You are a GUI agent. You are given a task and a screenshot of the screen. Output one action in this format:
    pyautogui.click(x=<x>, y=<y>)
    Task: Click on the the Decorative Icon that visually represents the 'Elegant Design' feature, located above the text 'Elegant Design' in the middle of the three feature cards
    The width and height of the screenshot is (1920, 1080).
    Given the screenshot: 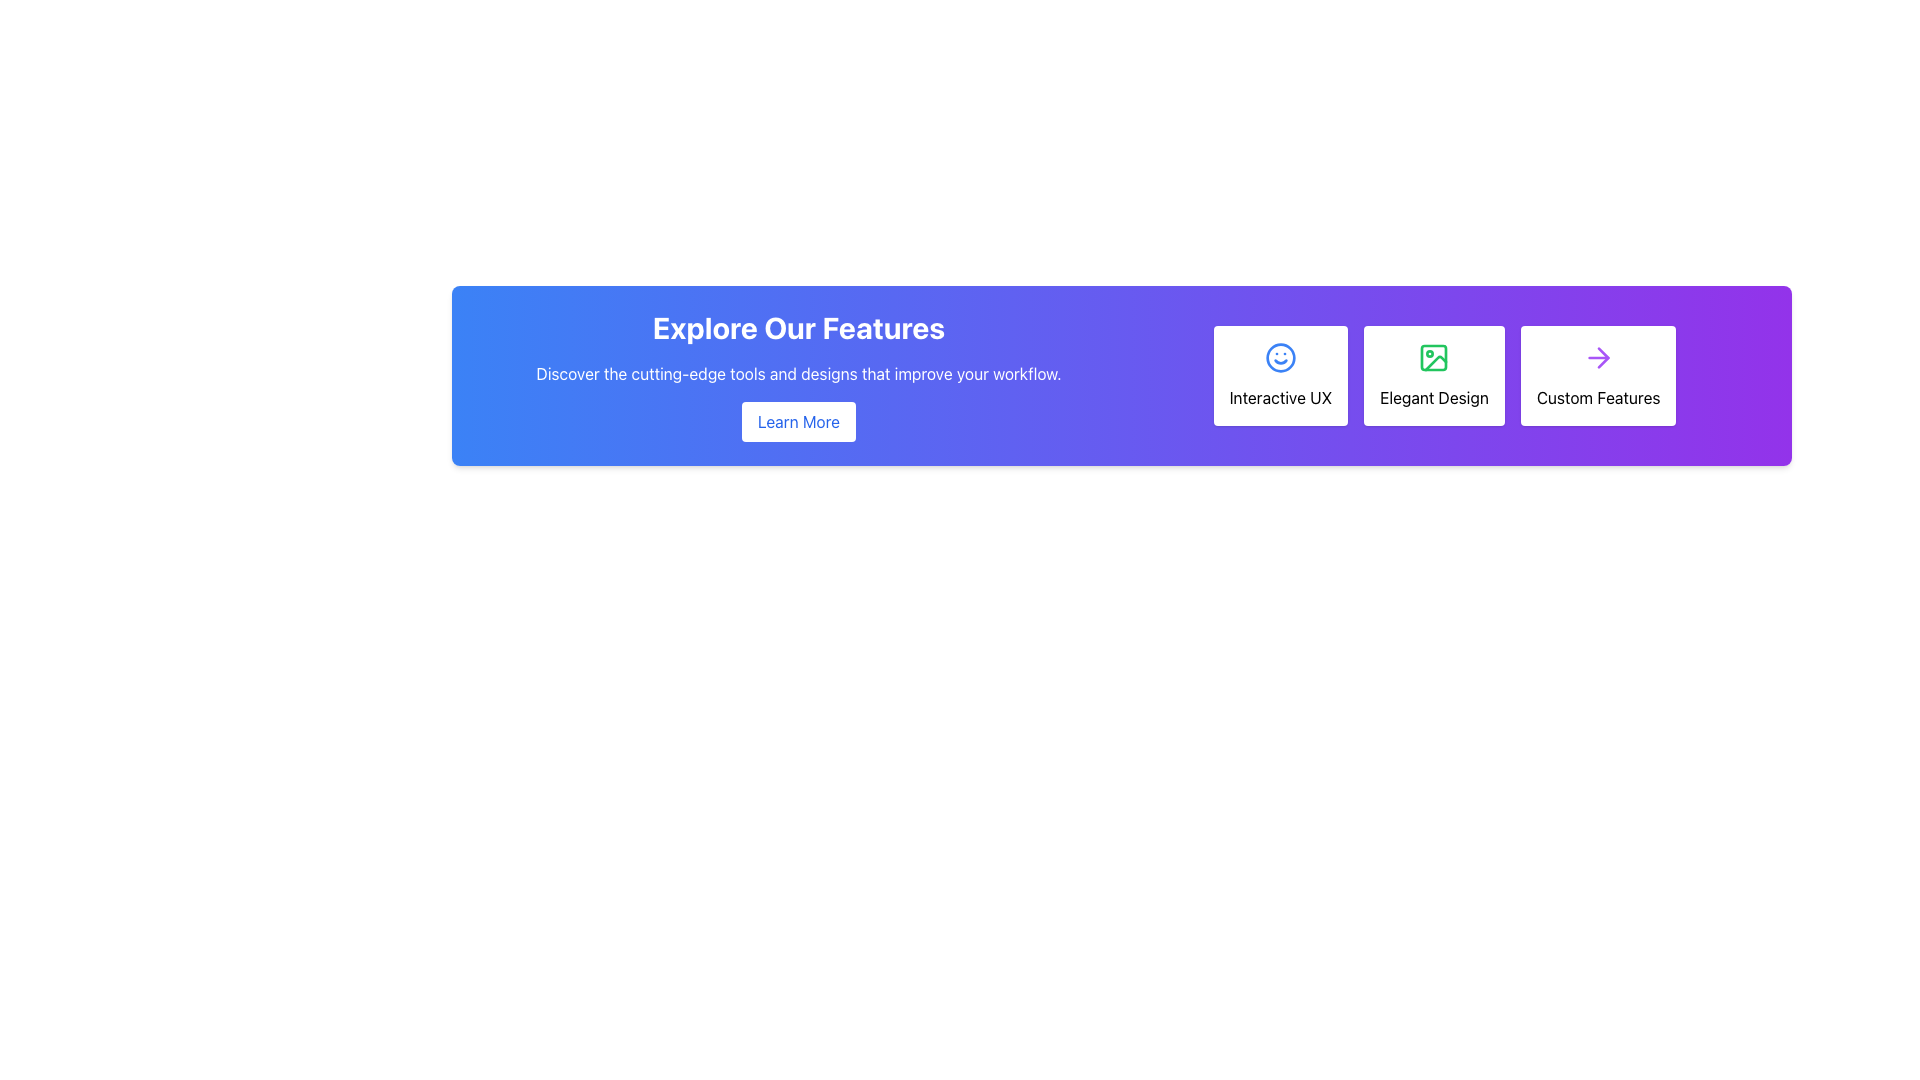 What is the action you would take?
    pyautogui.click(x=1433, y=357)
    